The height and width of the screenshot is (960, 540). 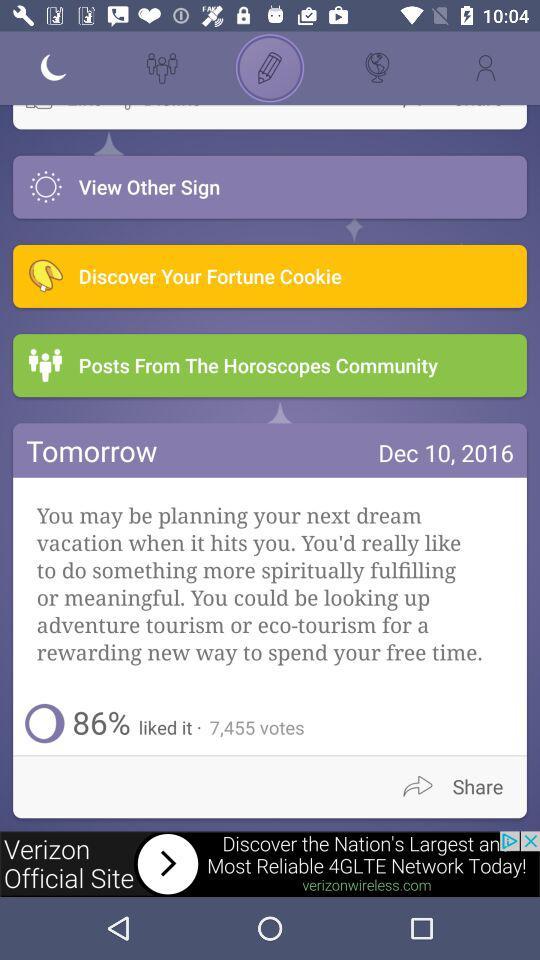 I want to click on the edit icon, so click(x=270, y=68).